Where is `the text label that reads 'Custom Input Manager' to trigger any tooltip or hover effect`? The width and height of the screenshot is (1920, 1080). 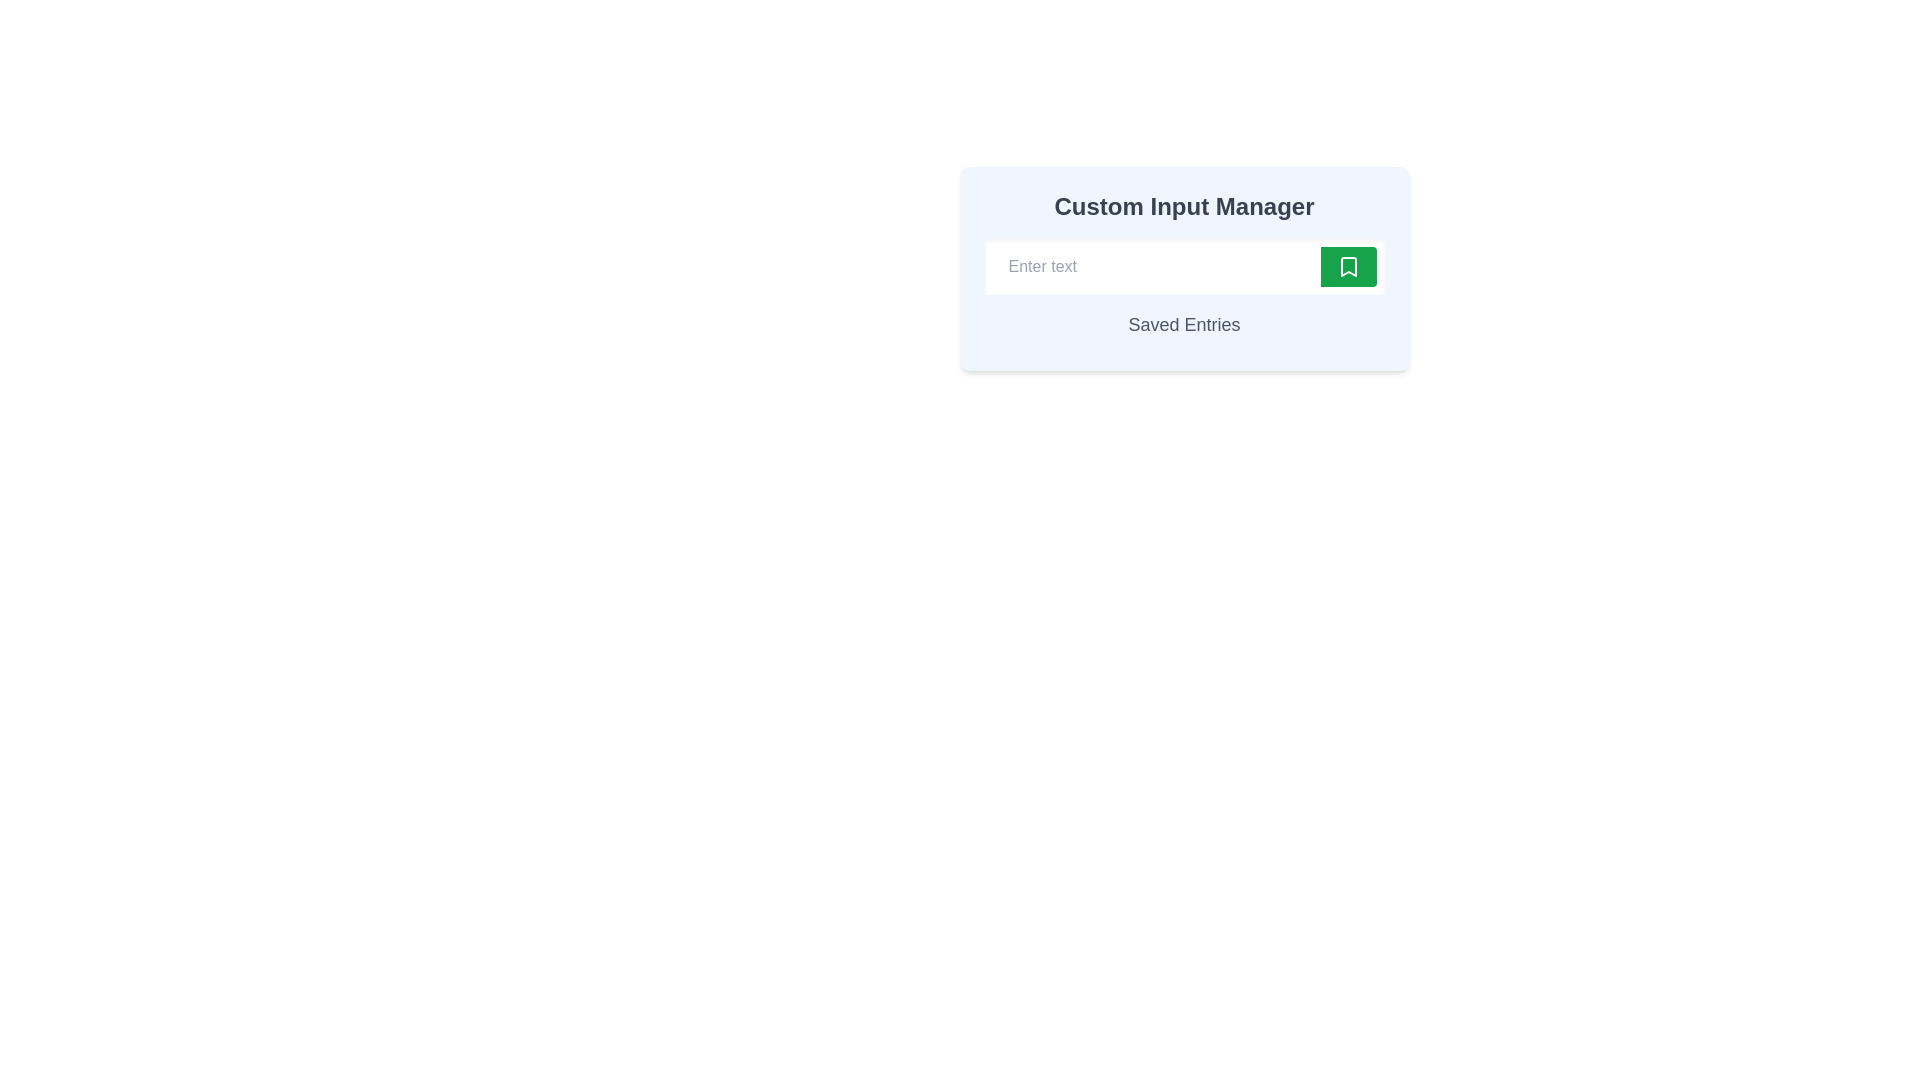 the text label that reads 'Custom Input Manager' to trigger any tooltip or hover effect is located at coordinates (1184, 207).